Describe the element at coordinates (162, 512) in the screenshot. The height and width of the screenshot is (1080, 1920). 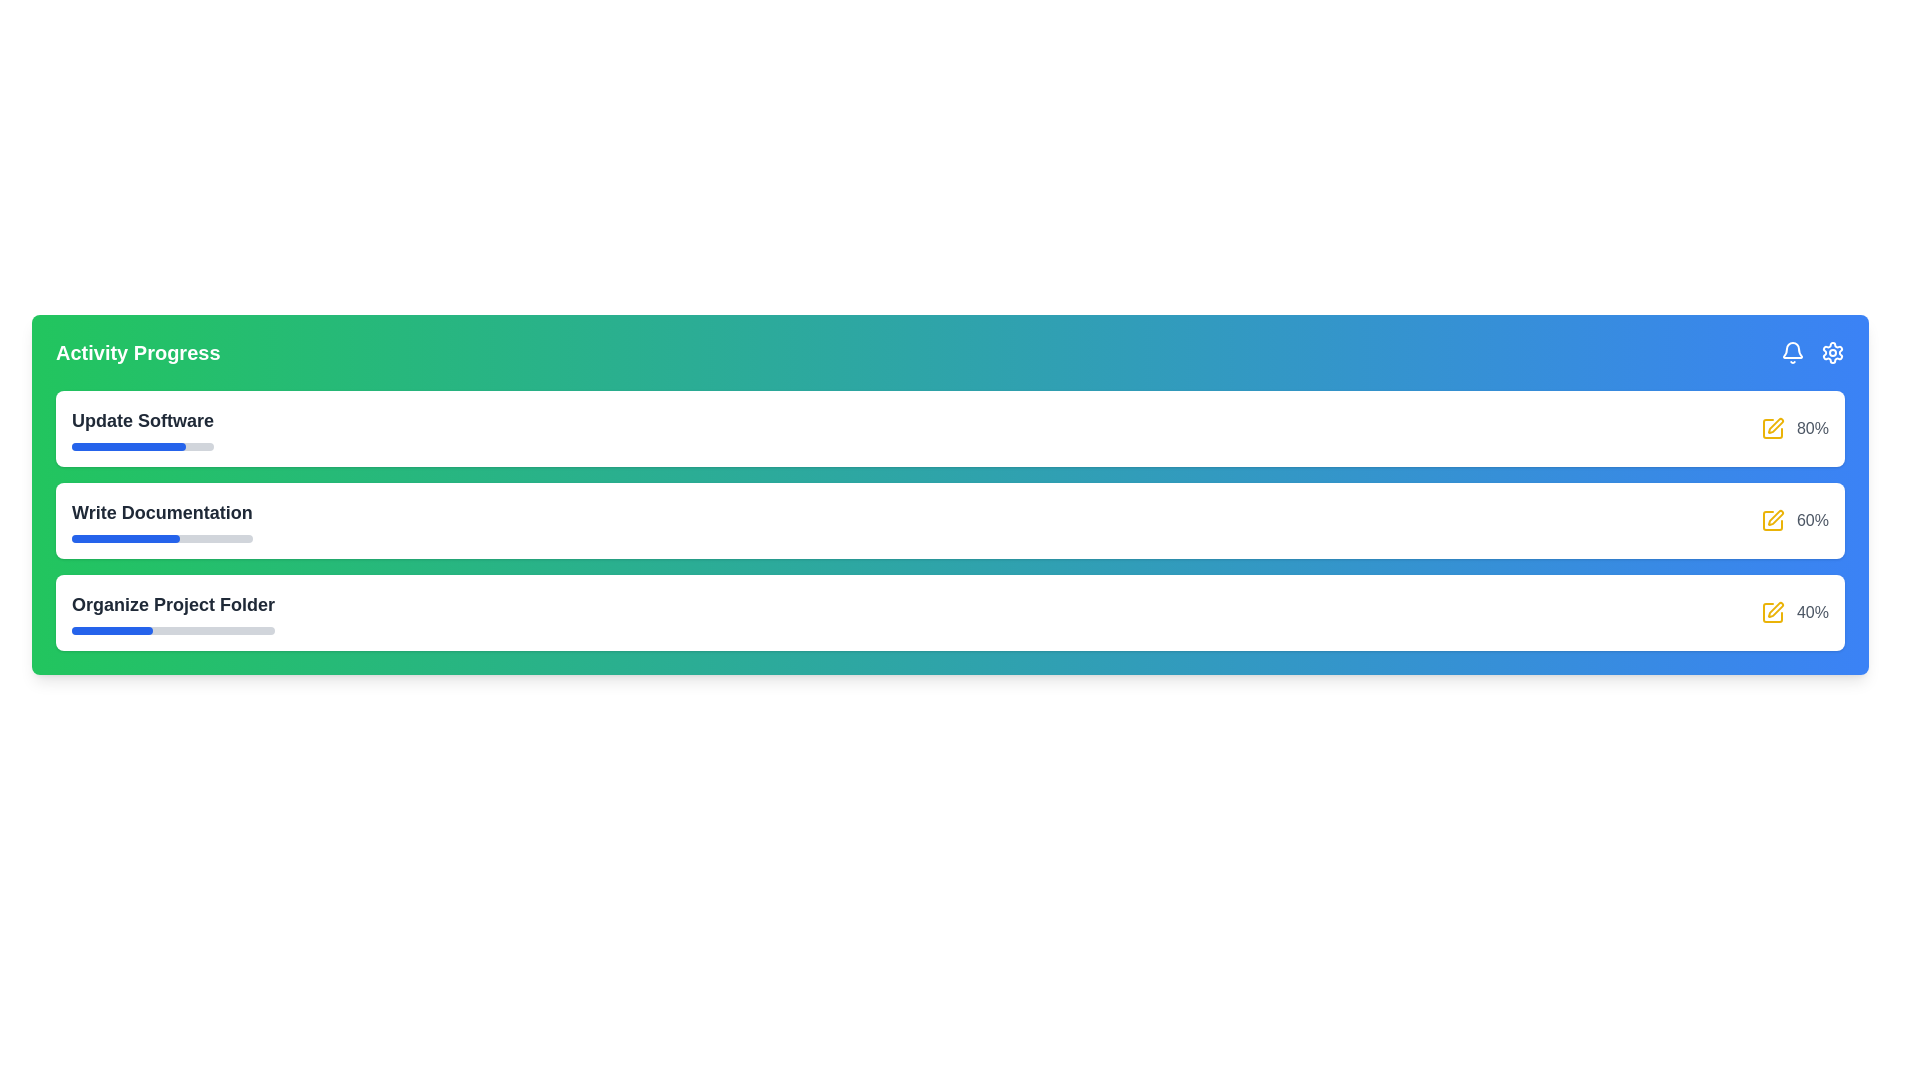
I see `text label positioned in the center of the second task block in the progress tracker, located between the tasks 'Update Software' and 'Organize Project Folder'` at that location.